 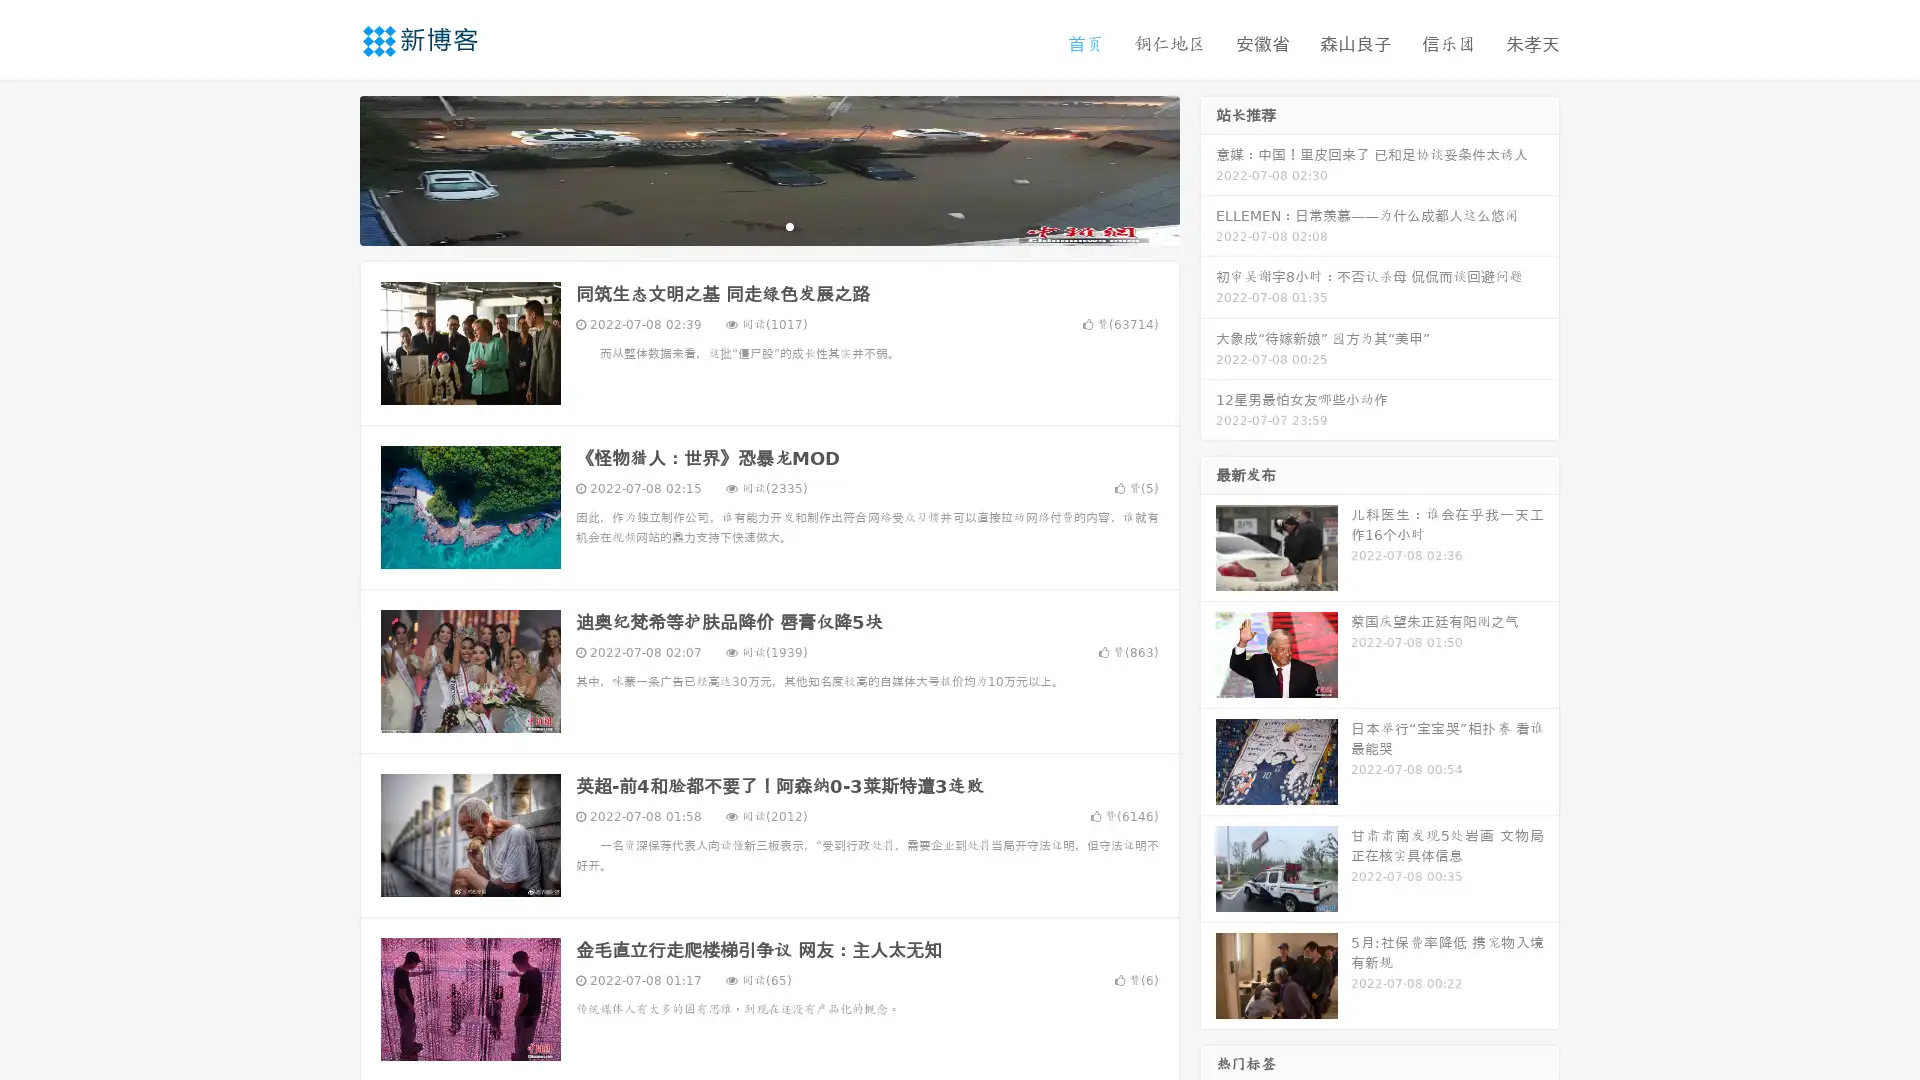 I want to click on Go to slide 2, so click(x=768, y=225).